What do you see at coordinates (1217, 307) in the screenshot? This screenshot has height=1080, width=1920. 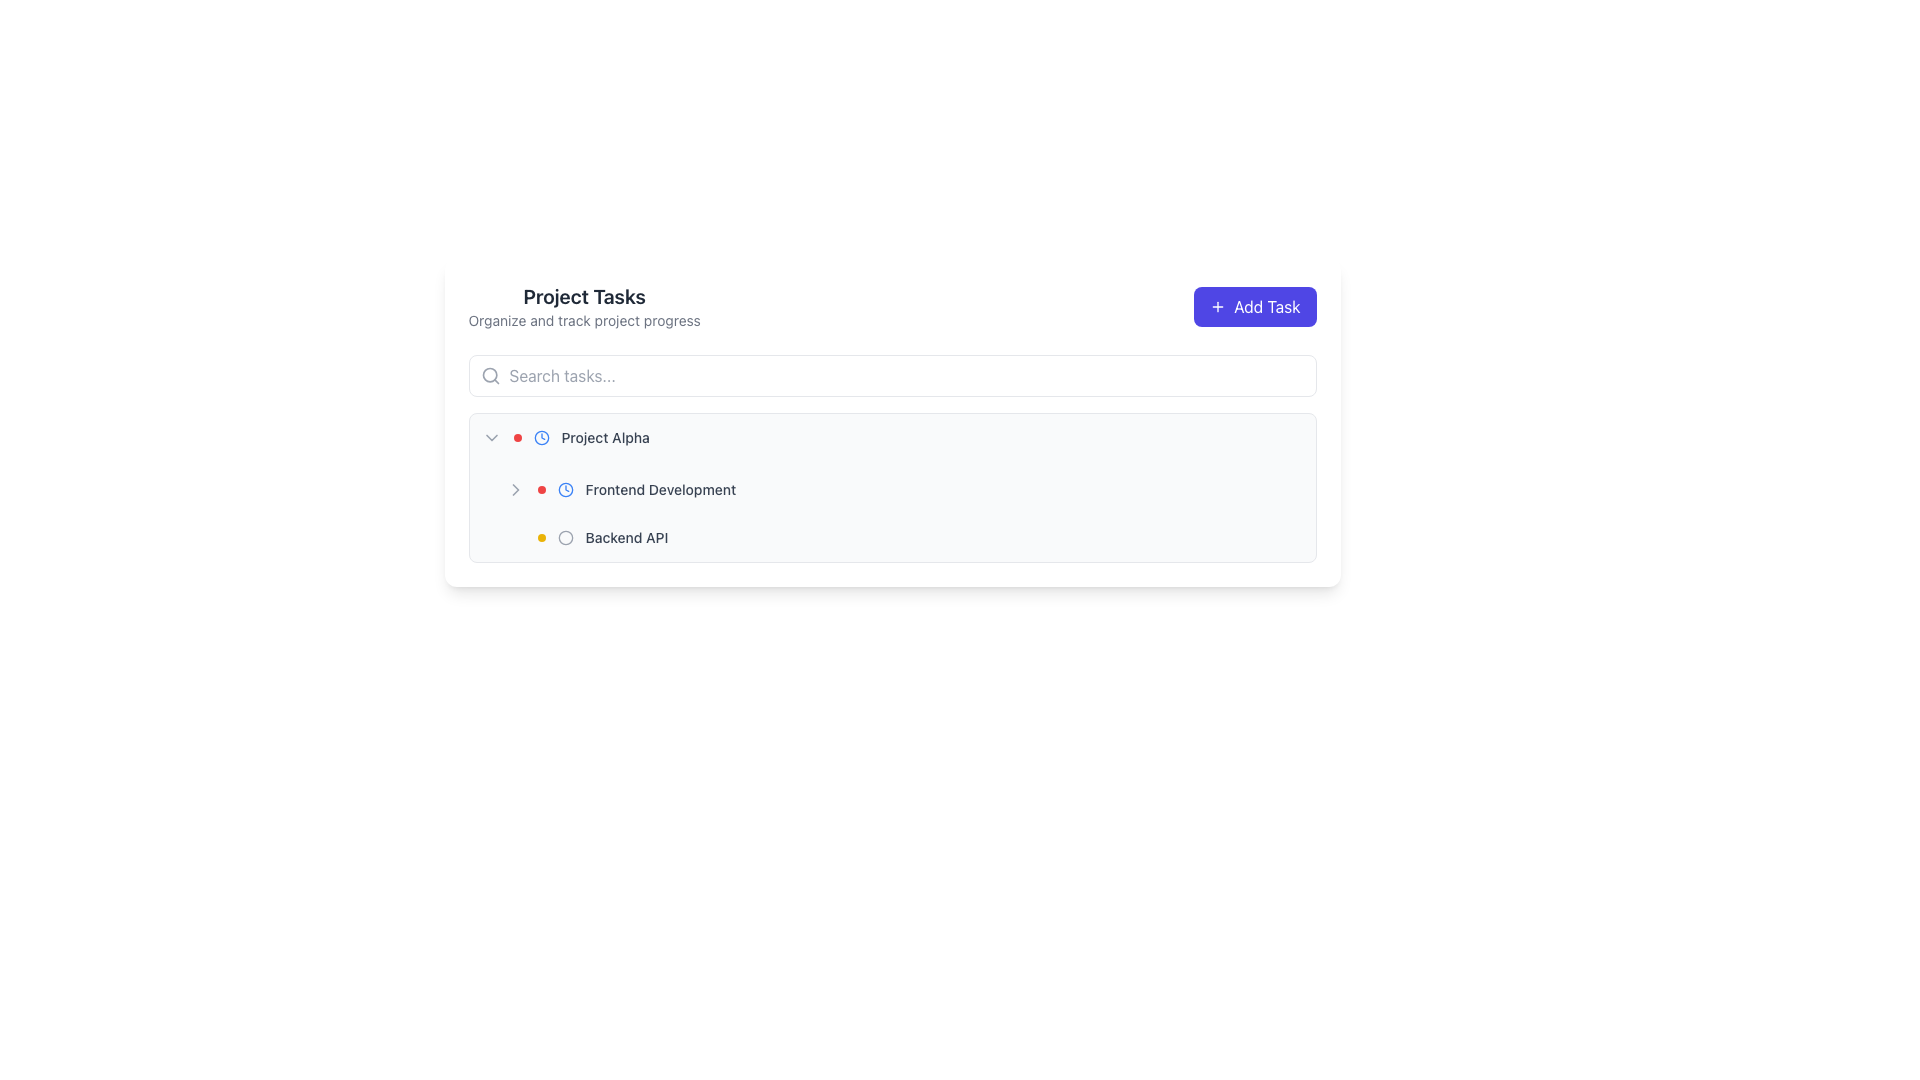 I see `the 'Add Task' button which contains the small plus icon, located in the top-right section of the interface` at bounding box center [1217, 307].